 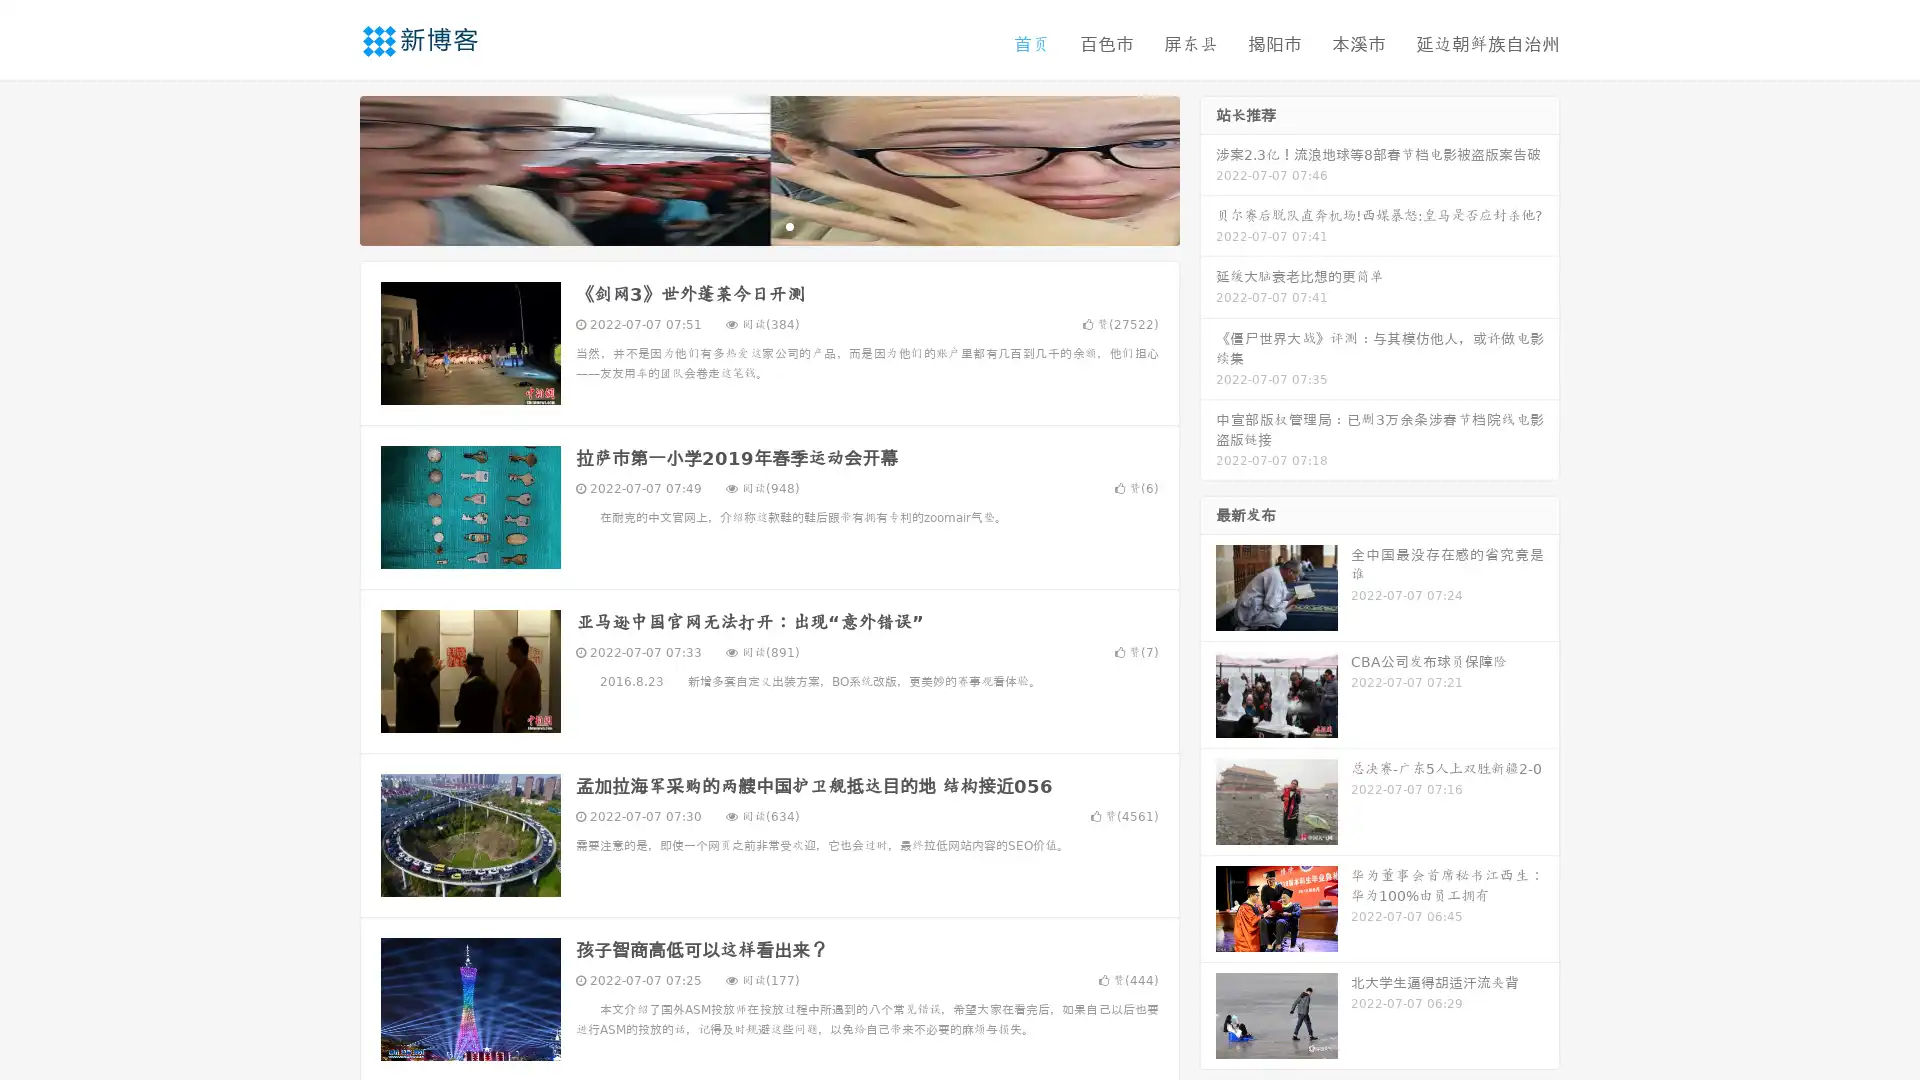 What do you see at coordinates (1208, 168) in the screenshot?
I see `Next slide` at bounding box center [1208, 168].